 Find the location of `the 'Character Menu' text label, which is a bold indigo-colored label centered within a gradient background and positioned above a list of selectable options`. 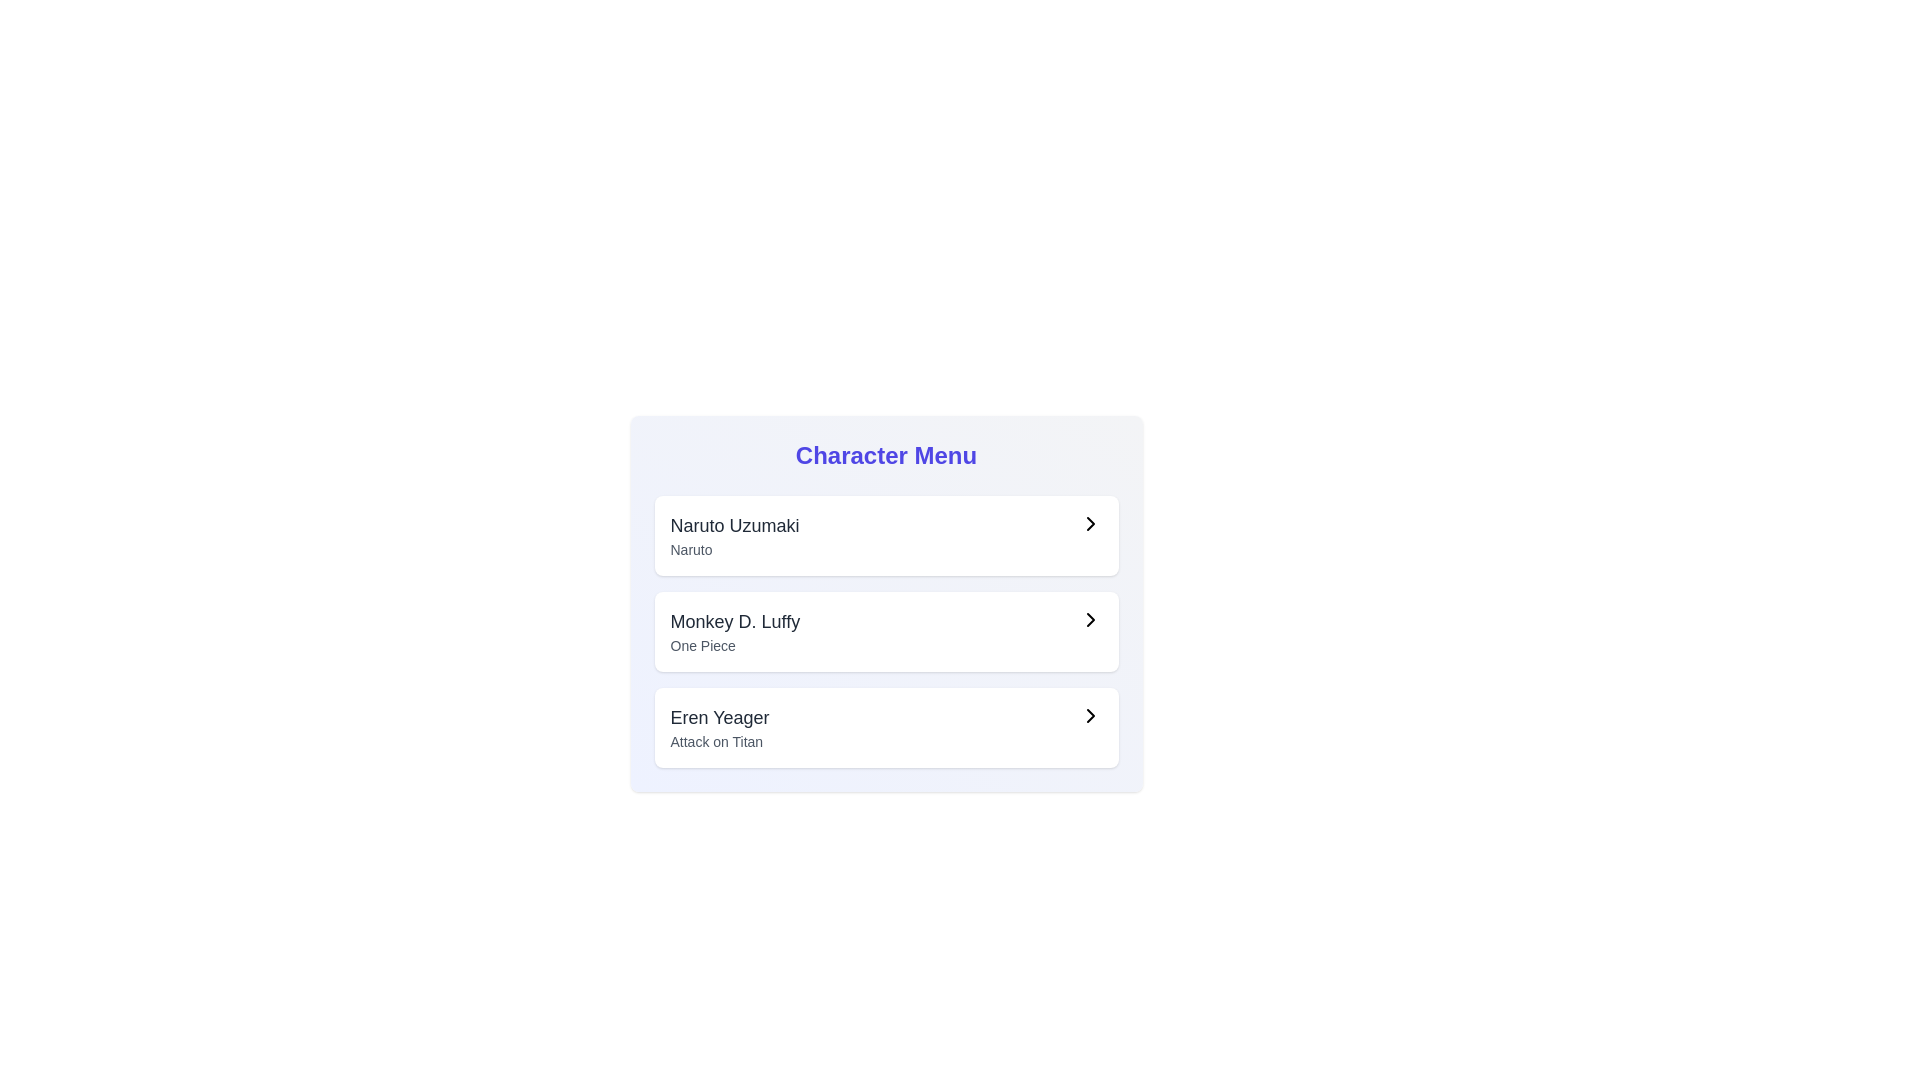

the 'Character Menu' text label, which is a bold indigo-colored label centered within a gradient background and positioned above a list of selectable options is located at coordinates (885, 455).